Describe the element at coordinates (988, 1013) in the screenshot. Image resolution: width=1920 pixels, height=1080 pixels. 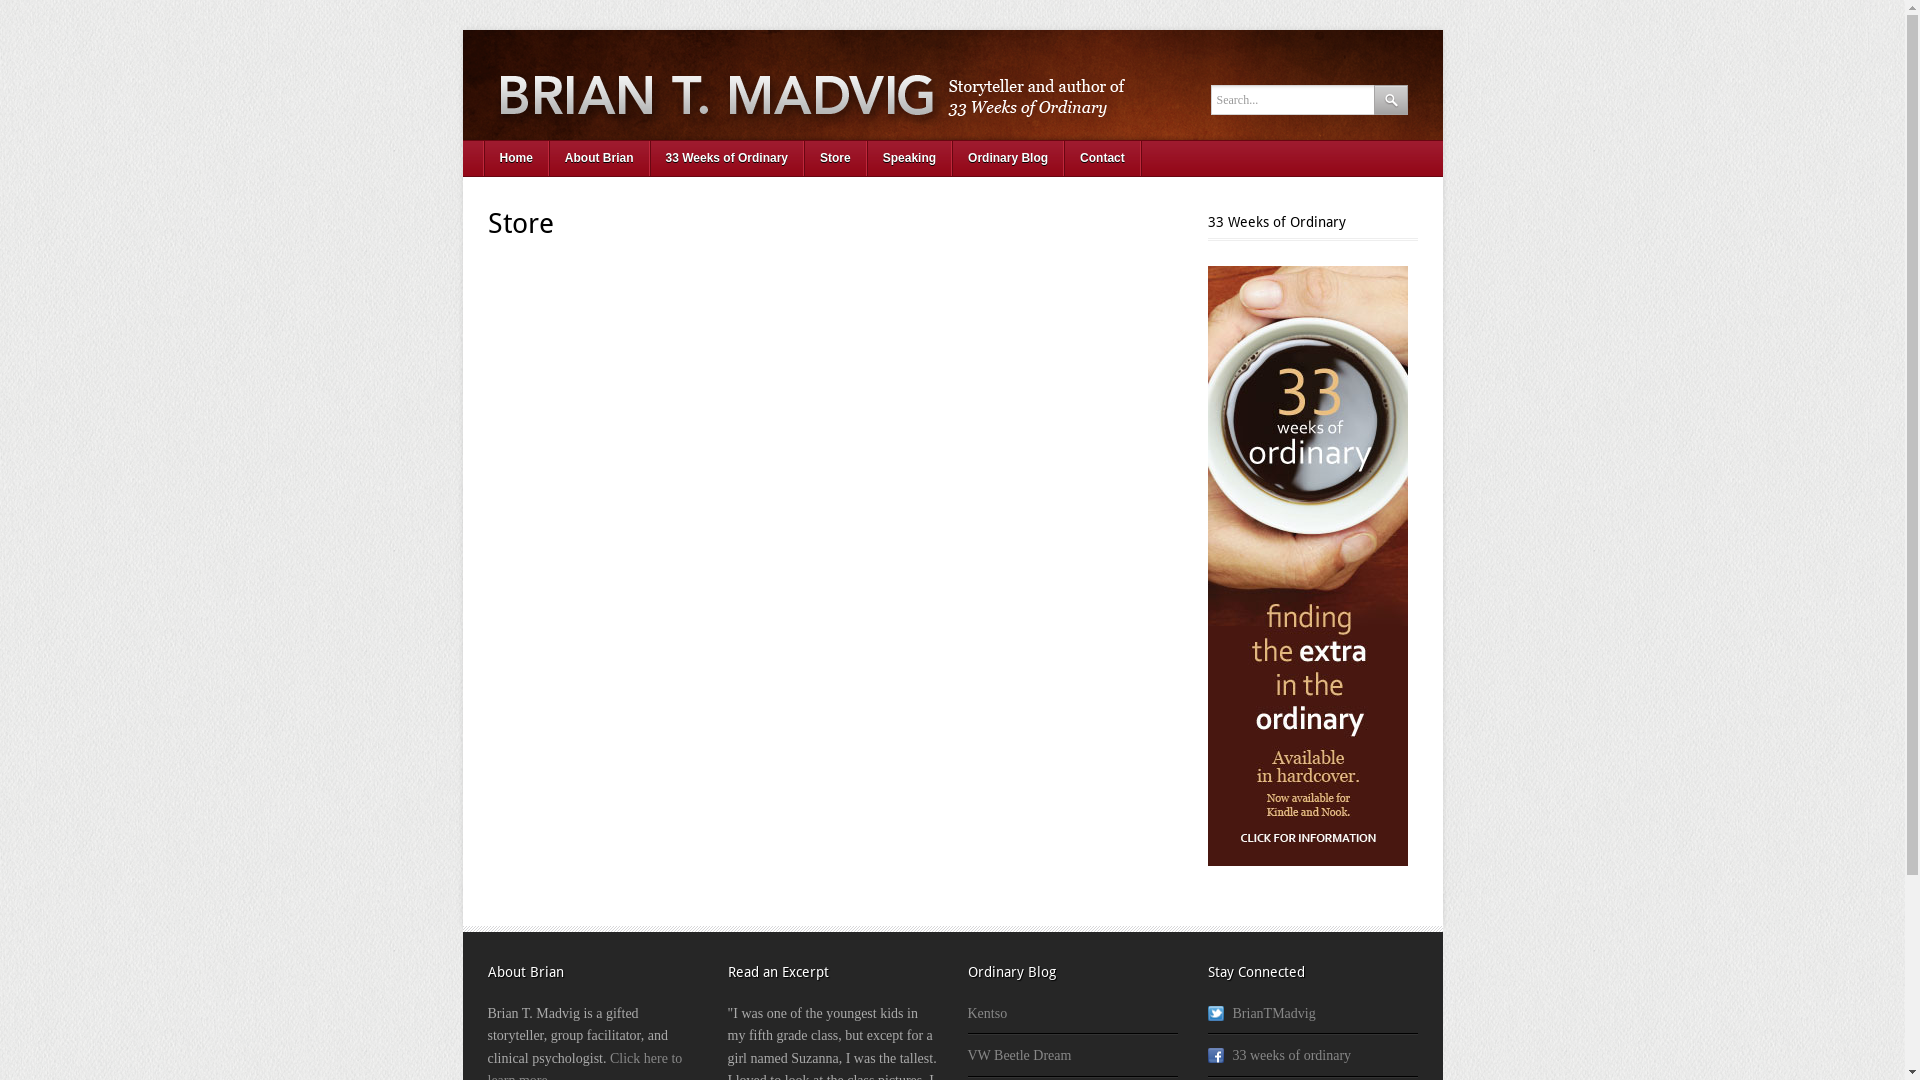
I see `'Kentso'` at that location.